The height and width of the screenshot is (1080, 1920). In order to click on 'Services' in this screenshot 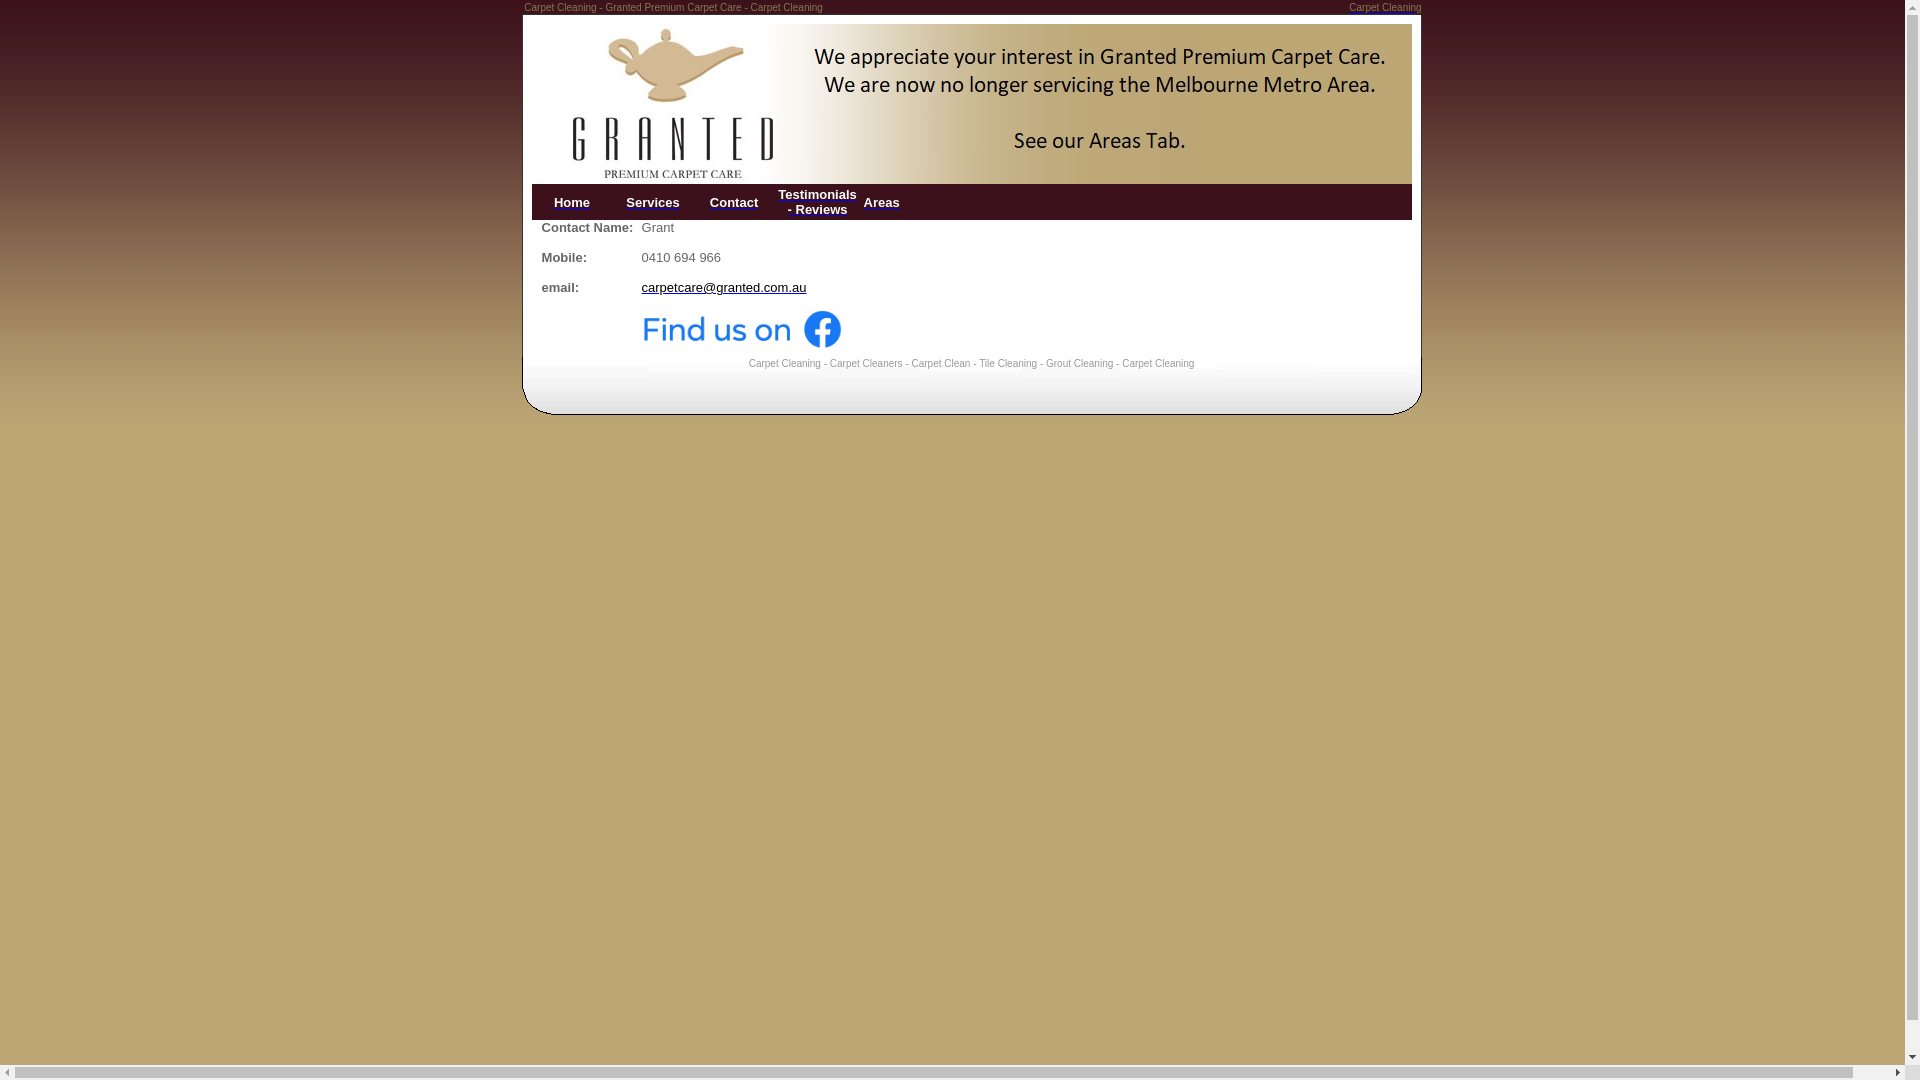, I will do `click(652, 201)`.